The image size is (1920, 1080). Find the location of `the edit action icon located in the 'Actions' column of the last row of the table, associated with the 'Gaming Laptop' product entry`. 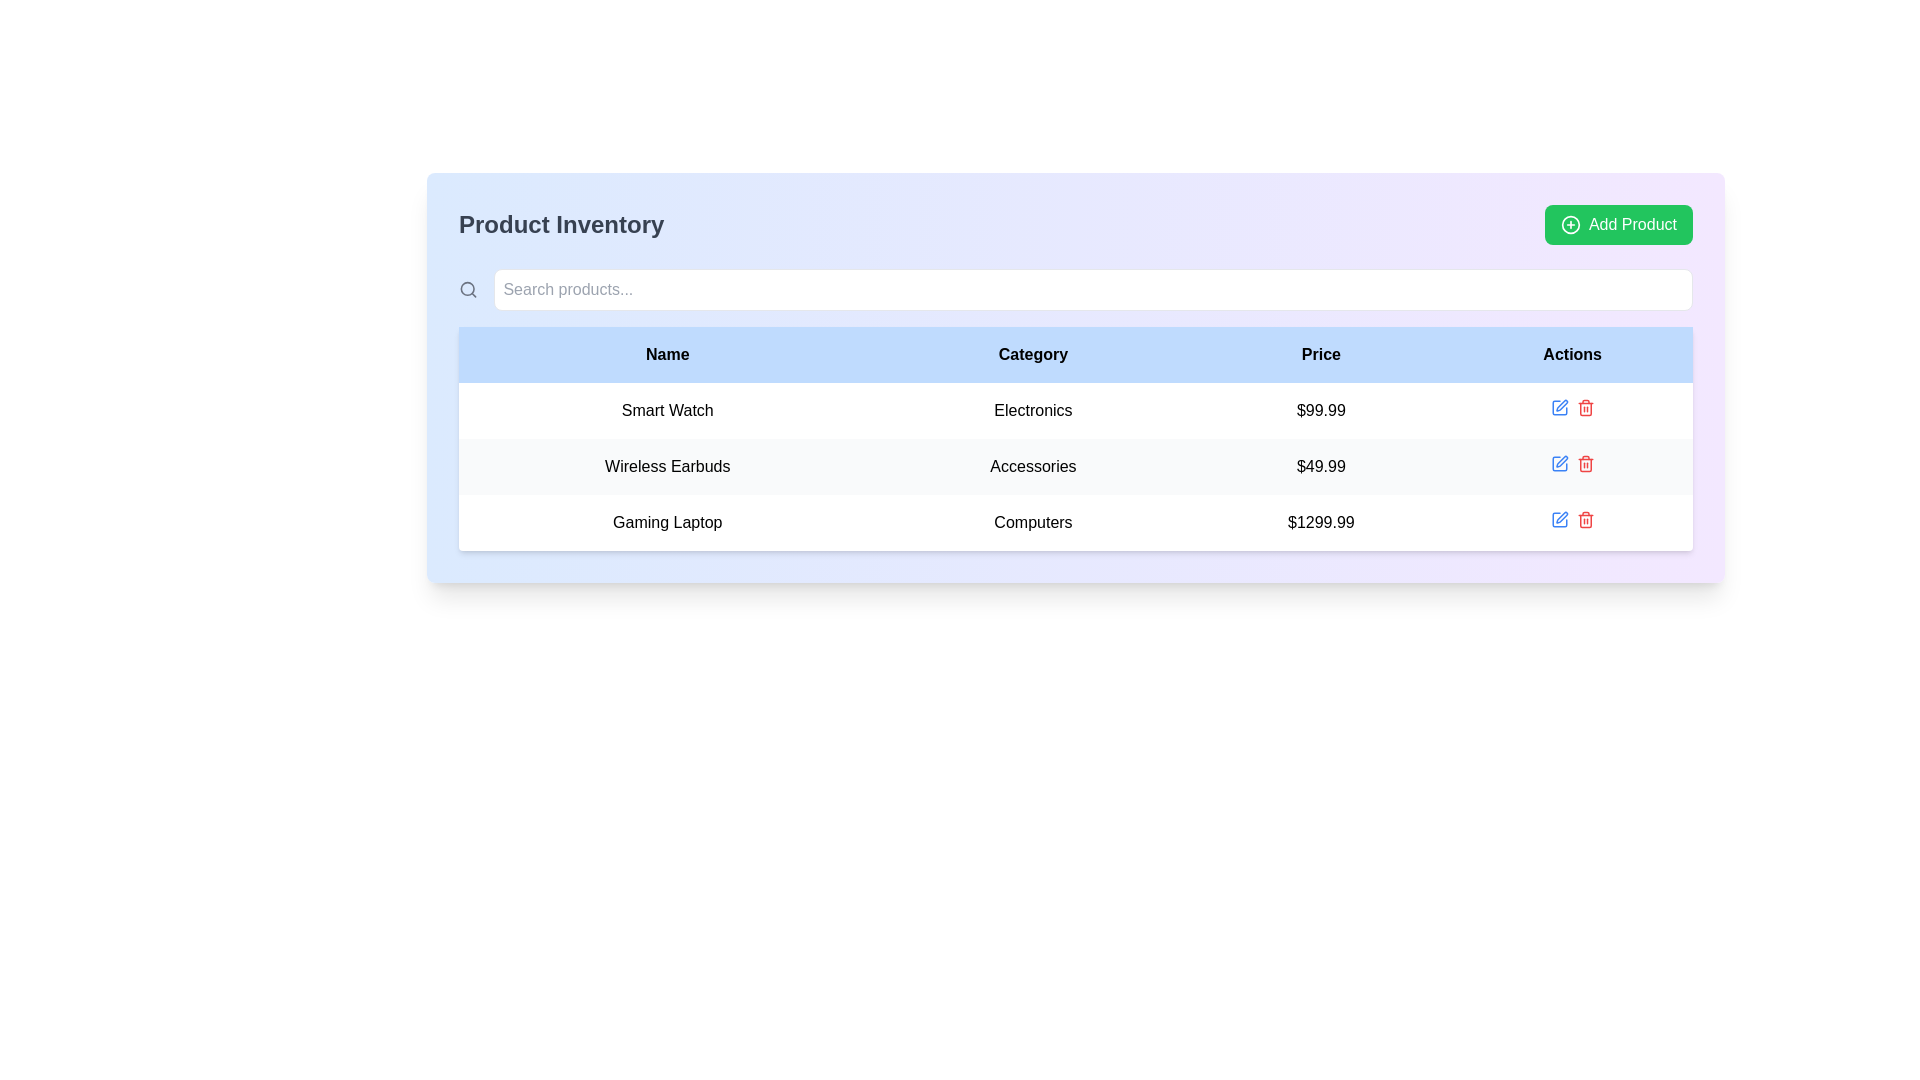

the edit action icon located in the 'Actions' column of the last row of the table, associated with the 'Gaming Laptop' product entry is located at coordinates (1558, 407).